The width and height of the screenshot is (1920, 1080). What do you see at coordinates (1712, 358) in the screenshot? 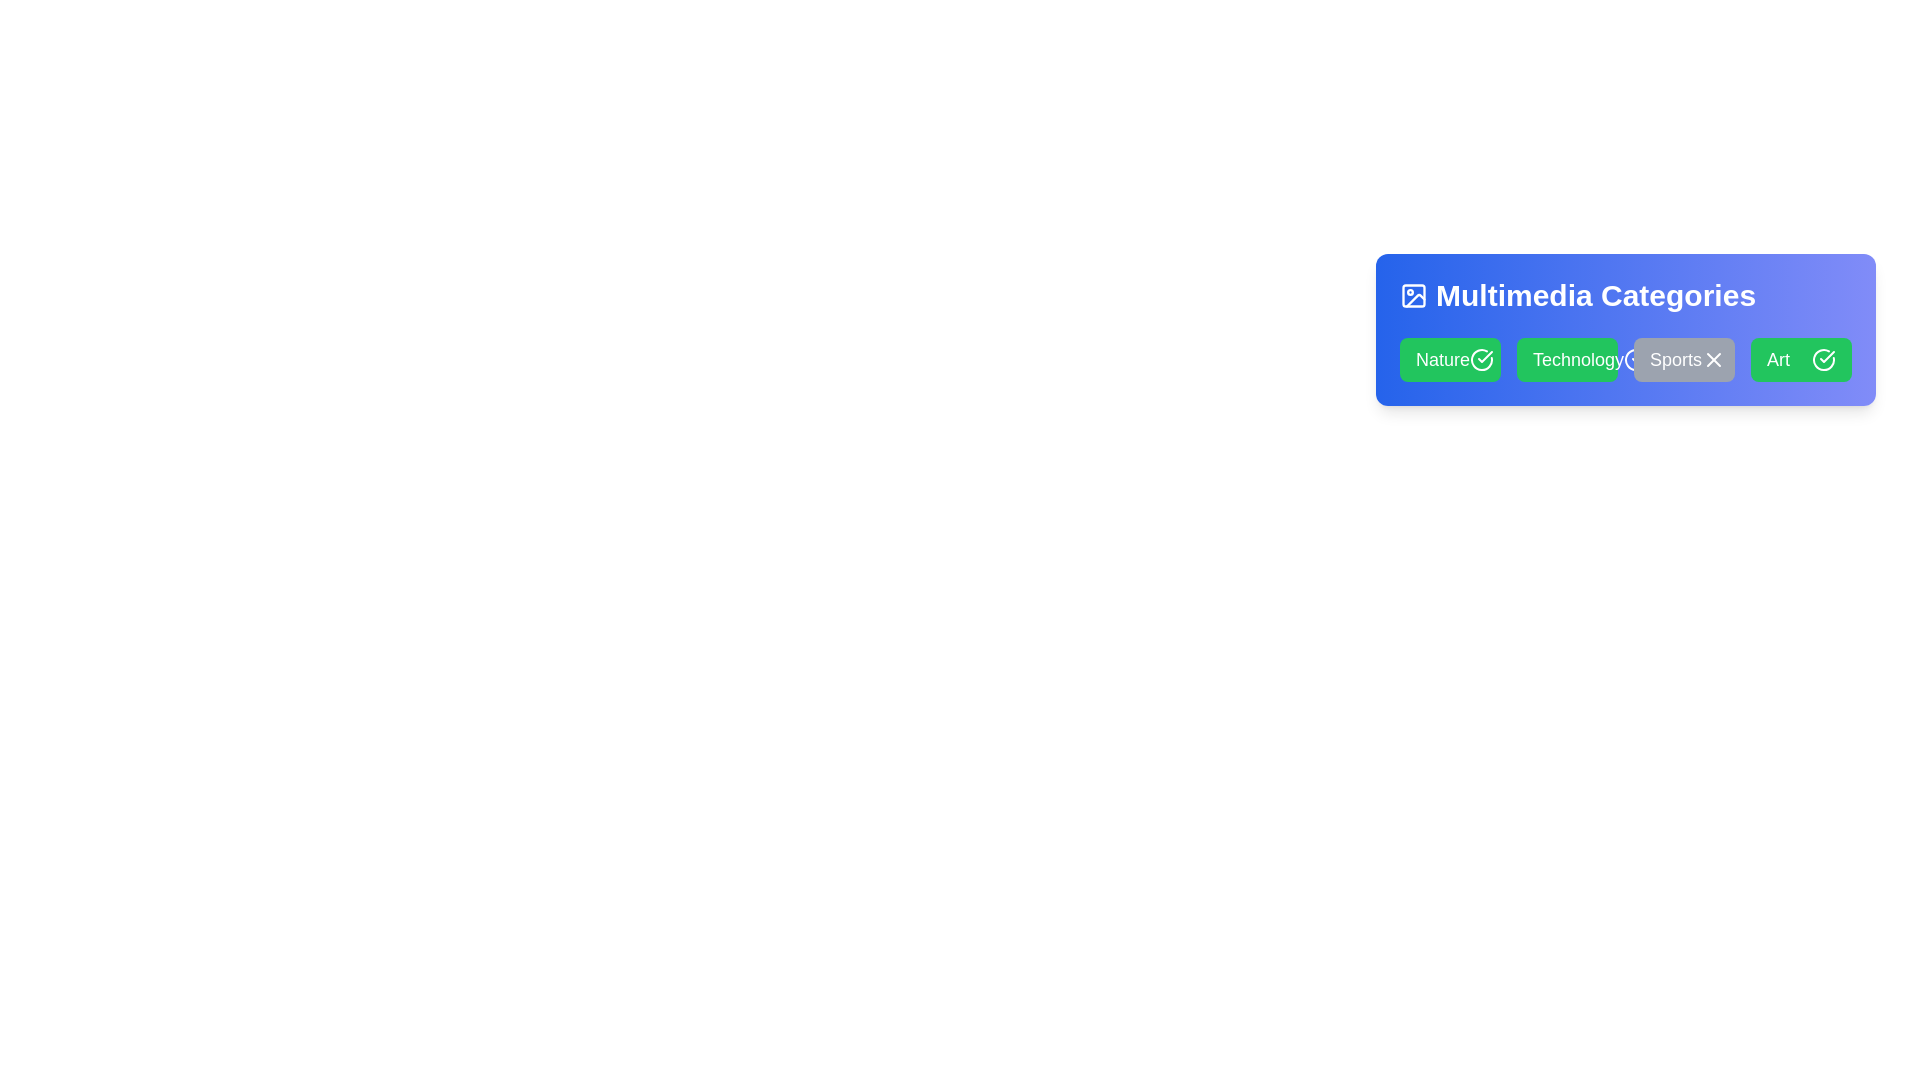
I see `the close (X) icon within the gray button labeled 'Sports' to deselect the category` at bounding box center [1712, 358].